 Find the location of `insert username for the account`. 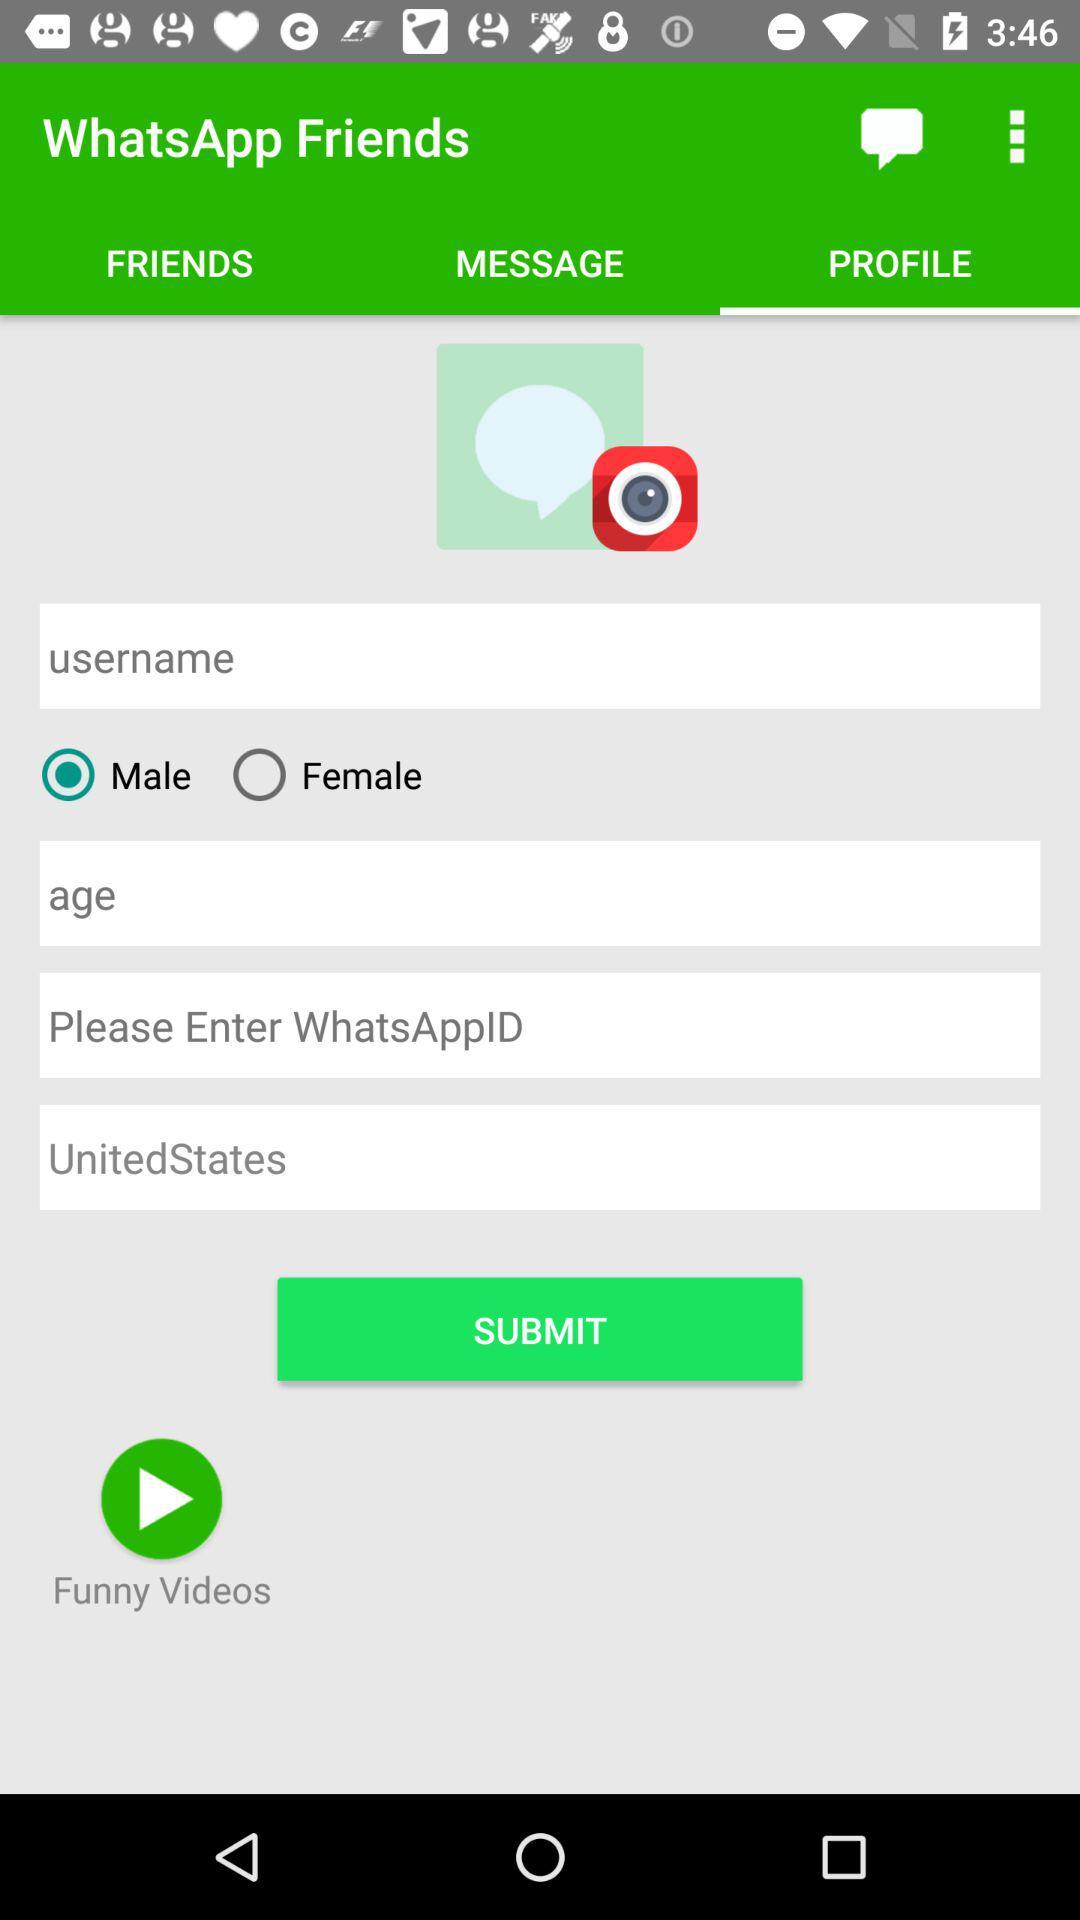

insert username for the account is located at coordinates (540, 656).